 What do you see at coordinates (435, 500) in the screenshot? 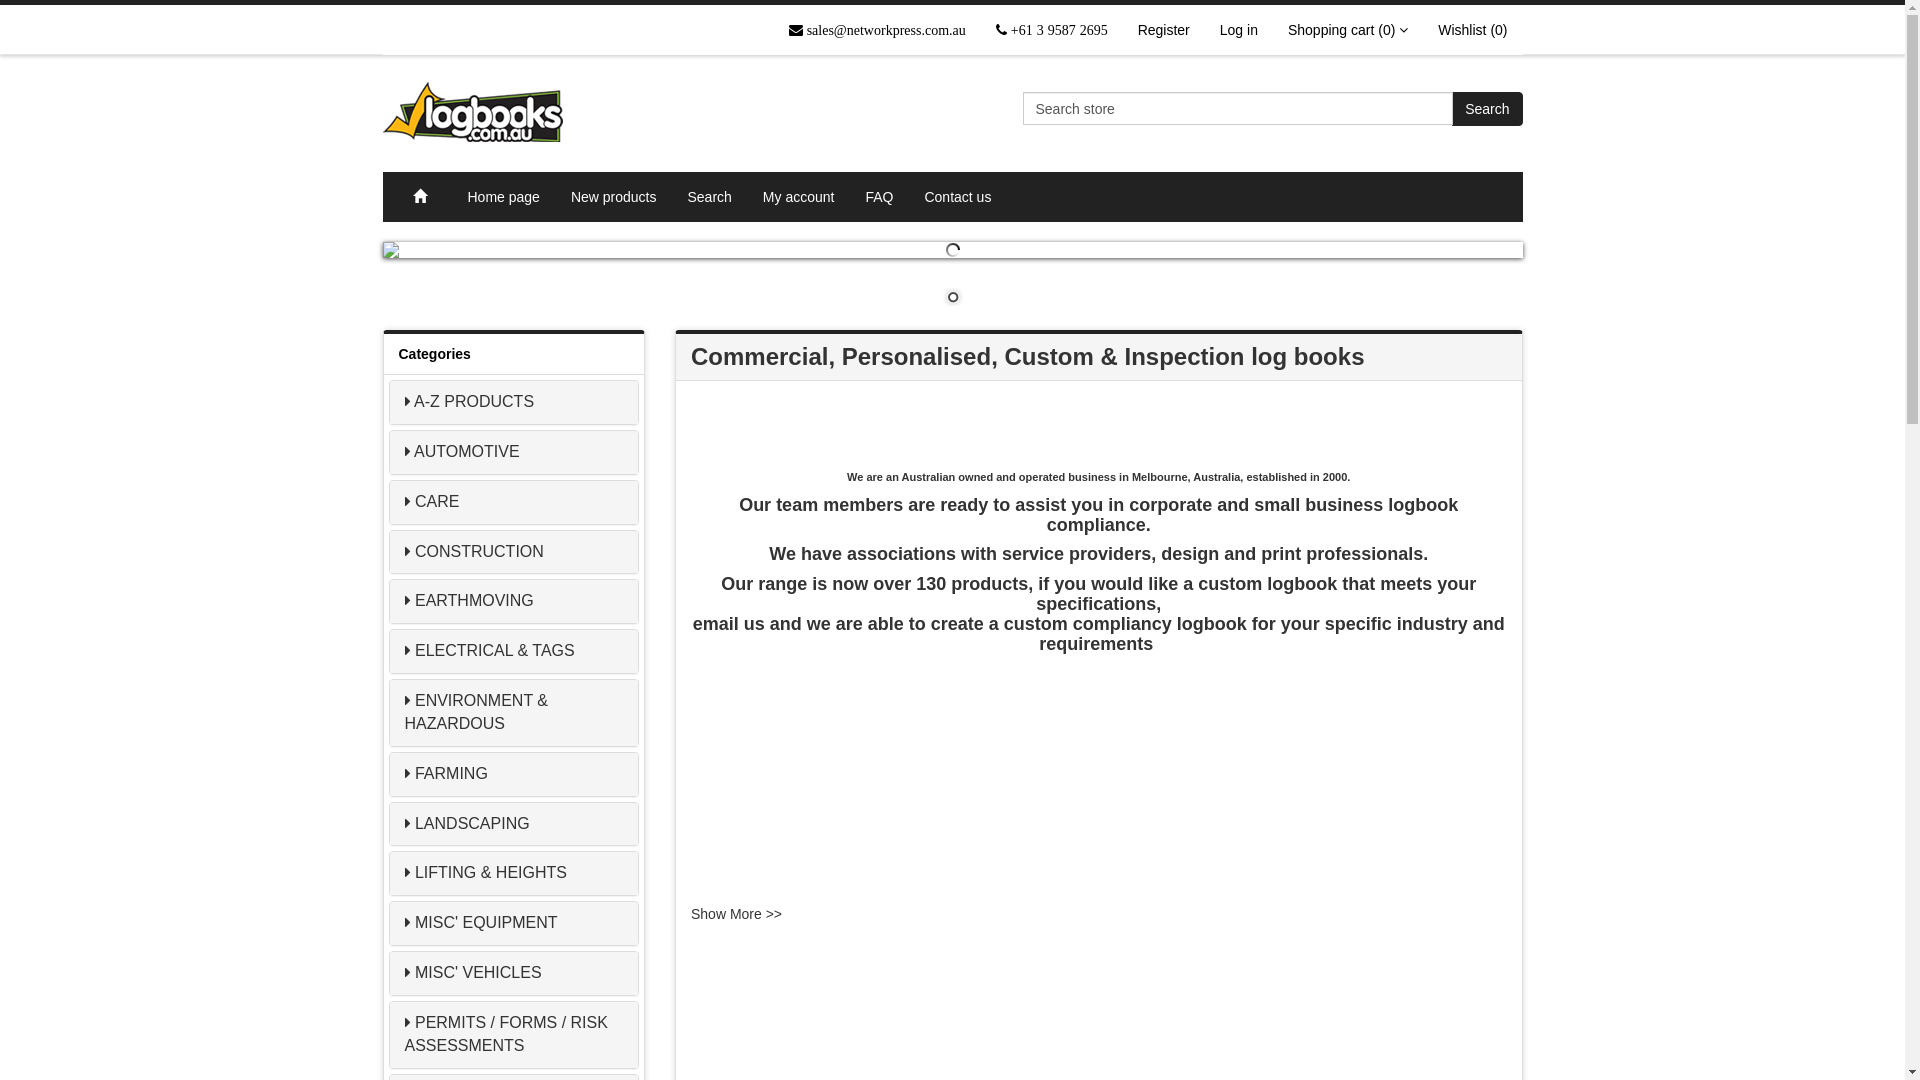
I see `'CARE'` at bounding box center [435, 500].